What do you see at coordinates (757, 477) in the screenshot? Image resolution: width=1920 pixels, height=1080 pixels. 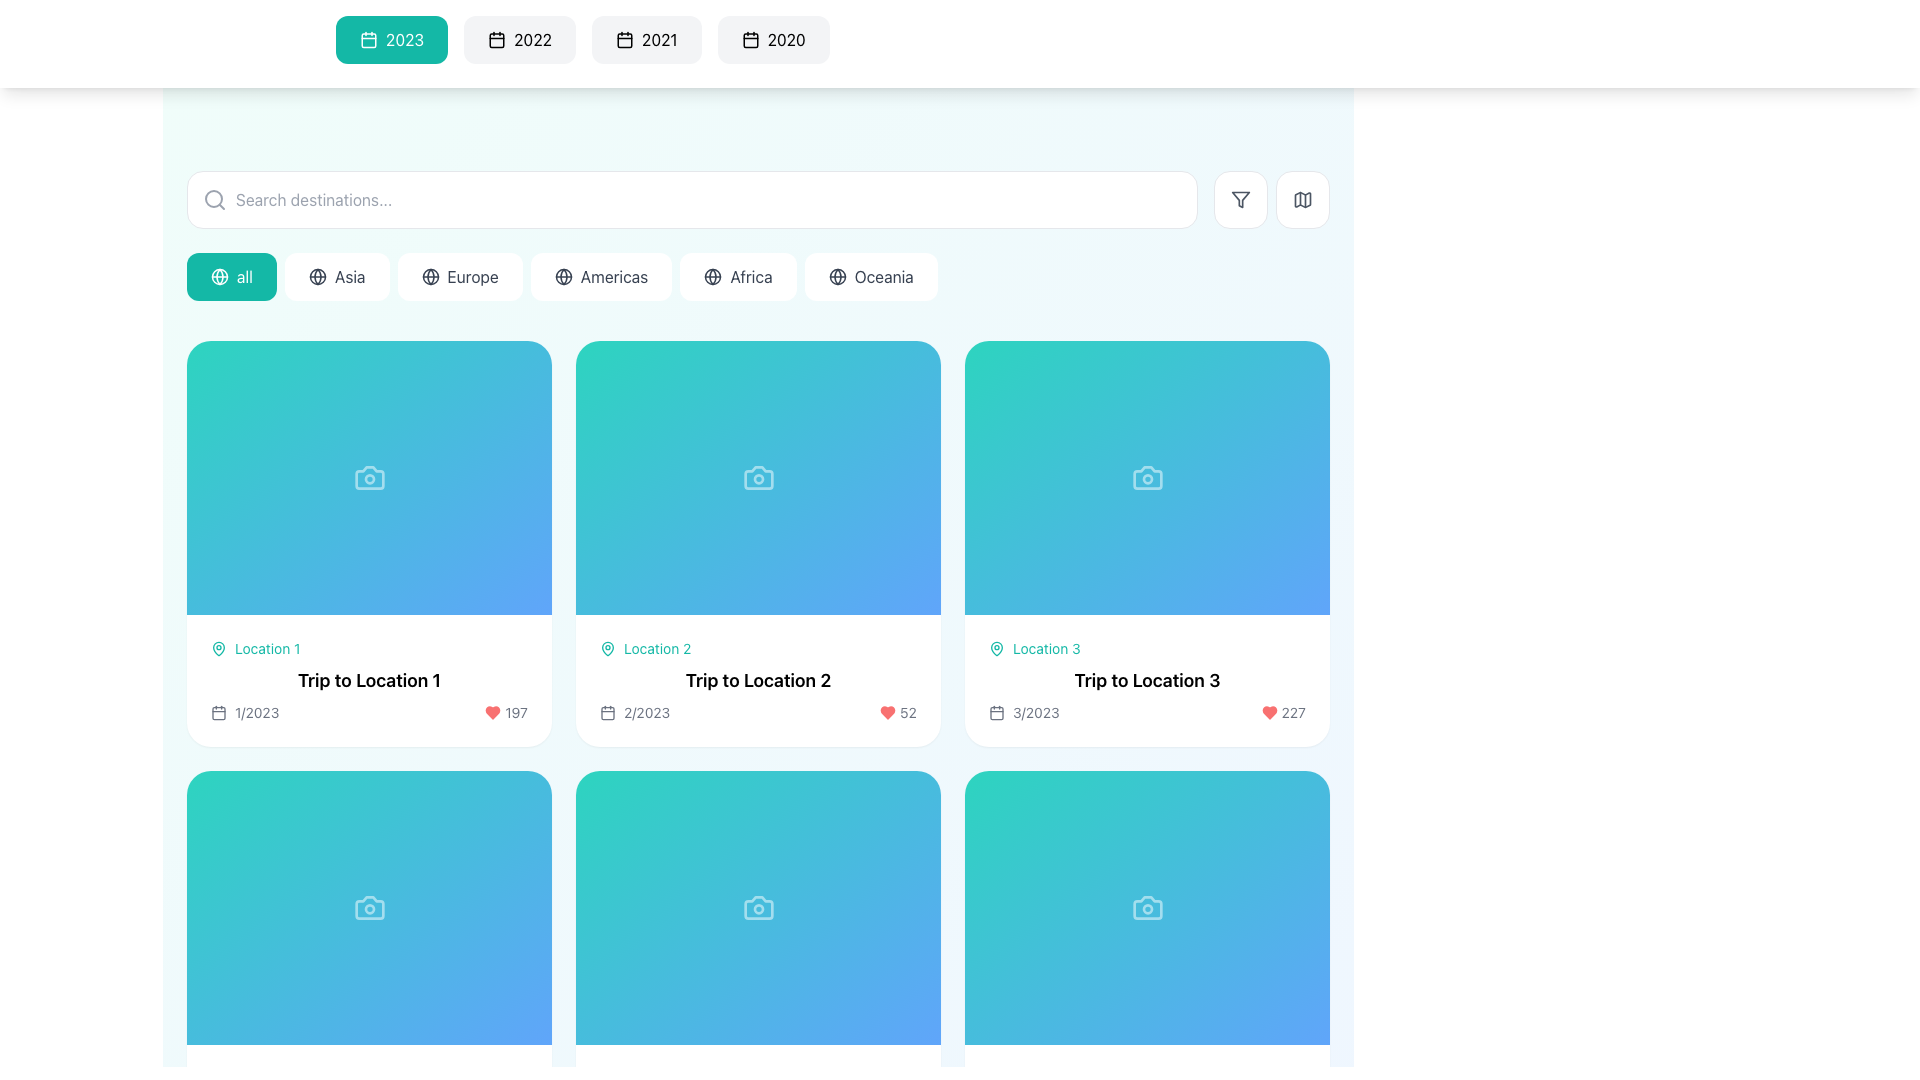 I see `the image placeholder representing 'Trip to Location 2', which is the second item in the grid of displayed trips, located in the first row and second column` at bounding box center [757, 477].